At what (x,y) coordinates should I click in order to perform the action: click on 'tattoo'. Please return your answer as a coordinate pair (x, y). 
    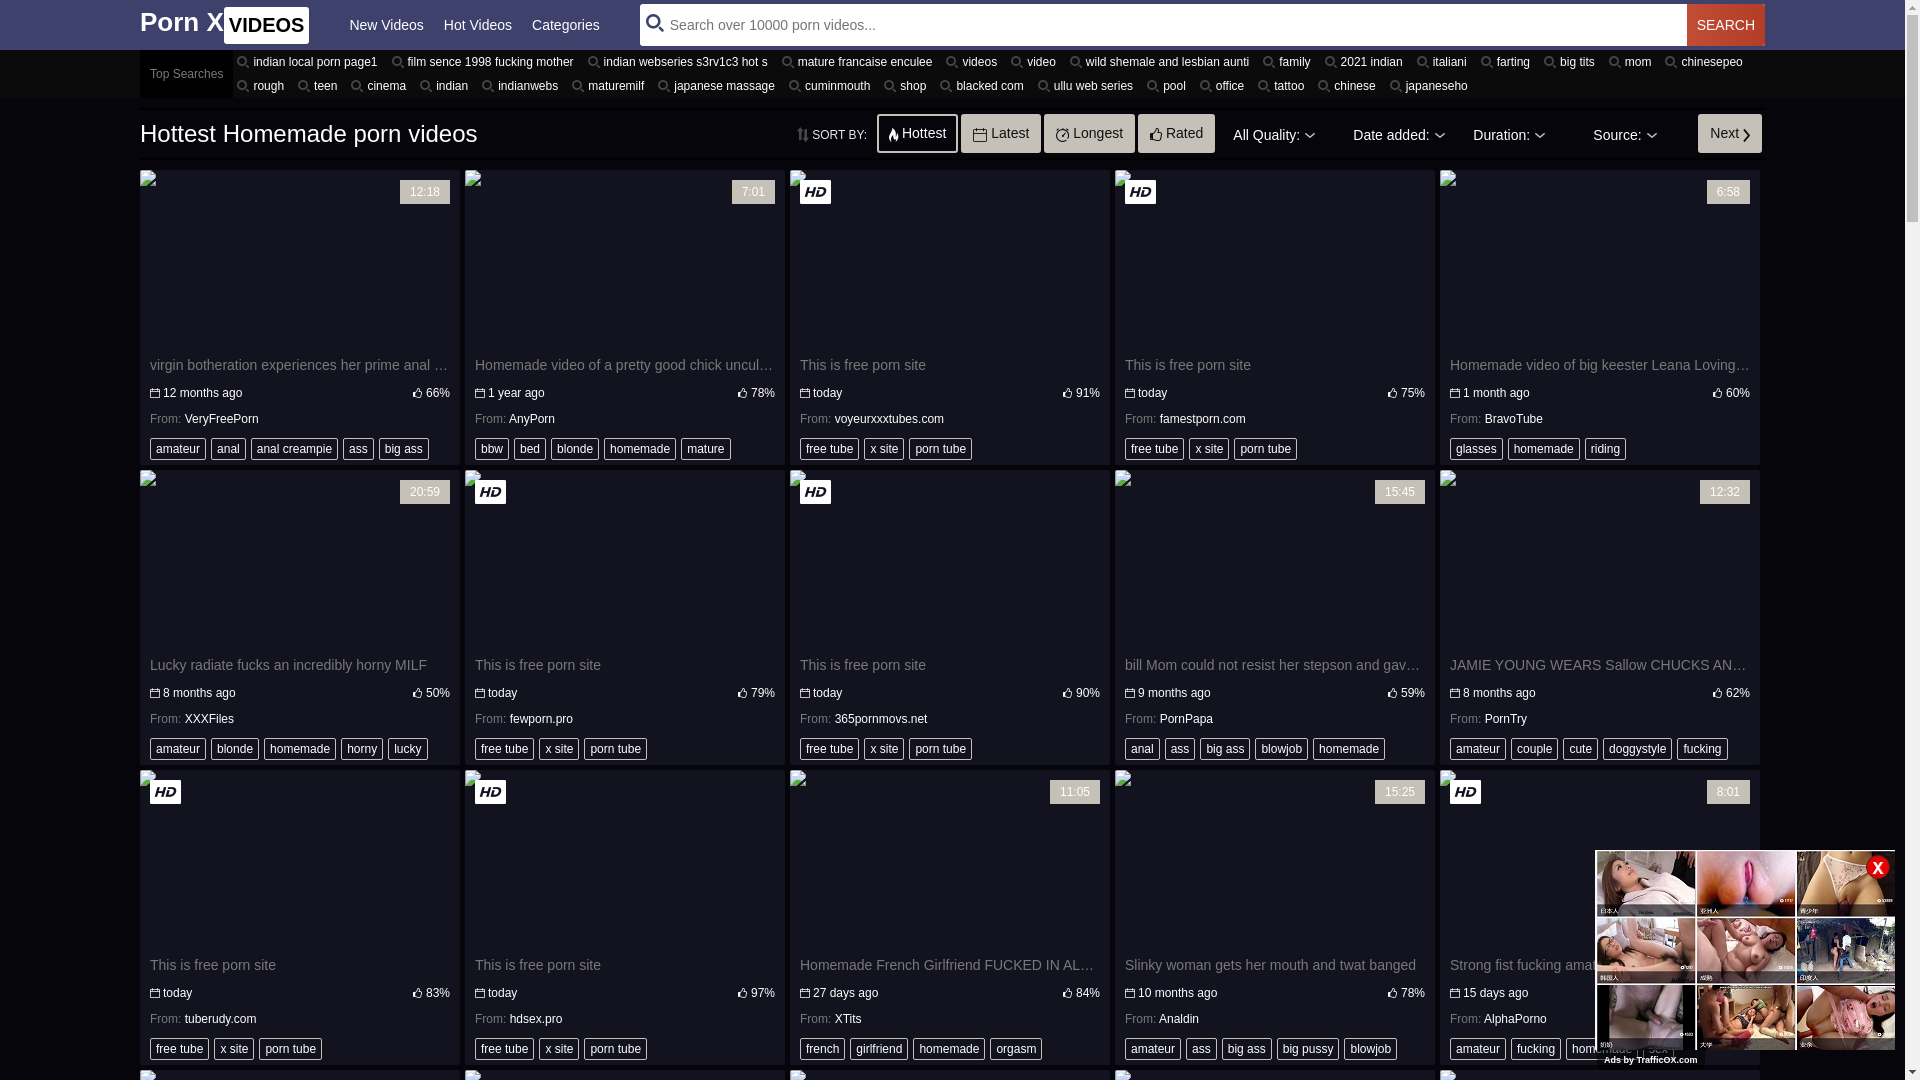
    Looking at the image, I should click on (1283, 84).